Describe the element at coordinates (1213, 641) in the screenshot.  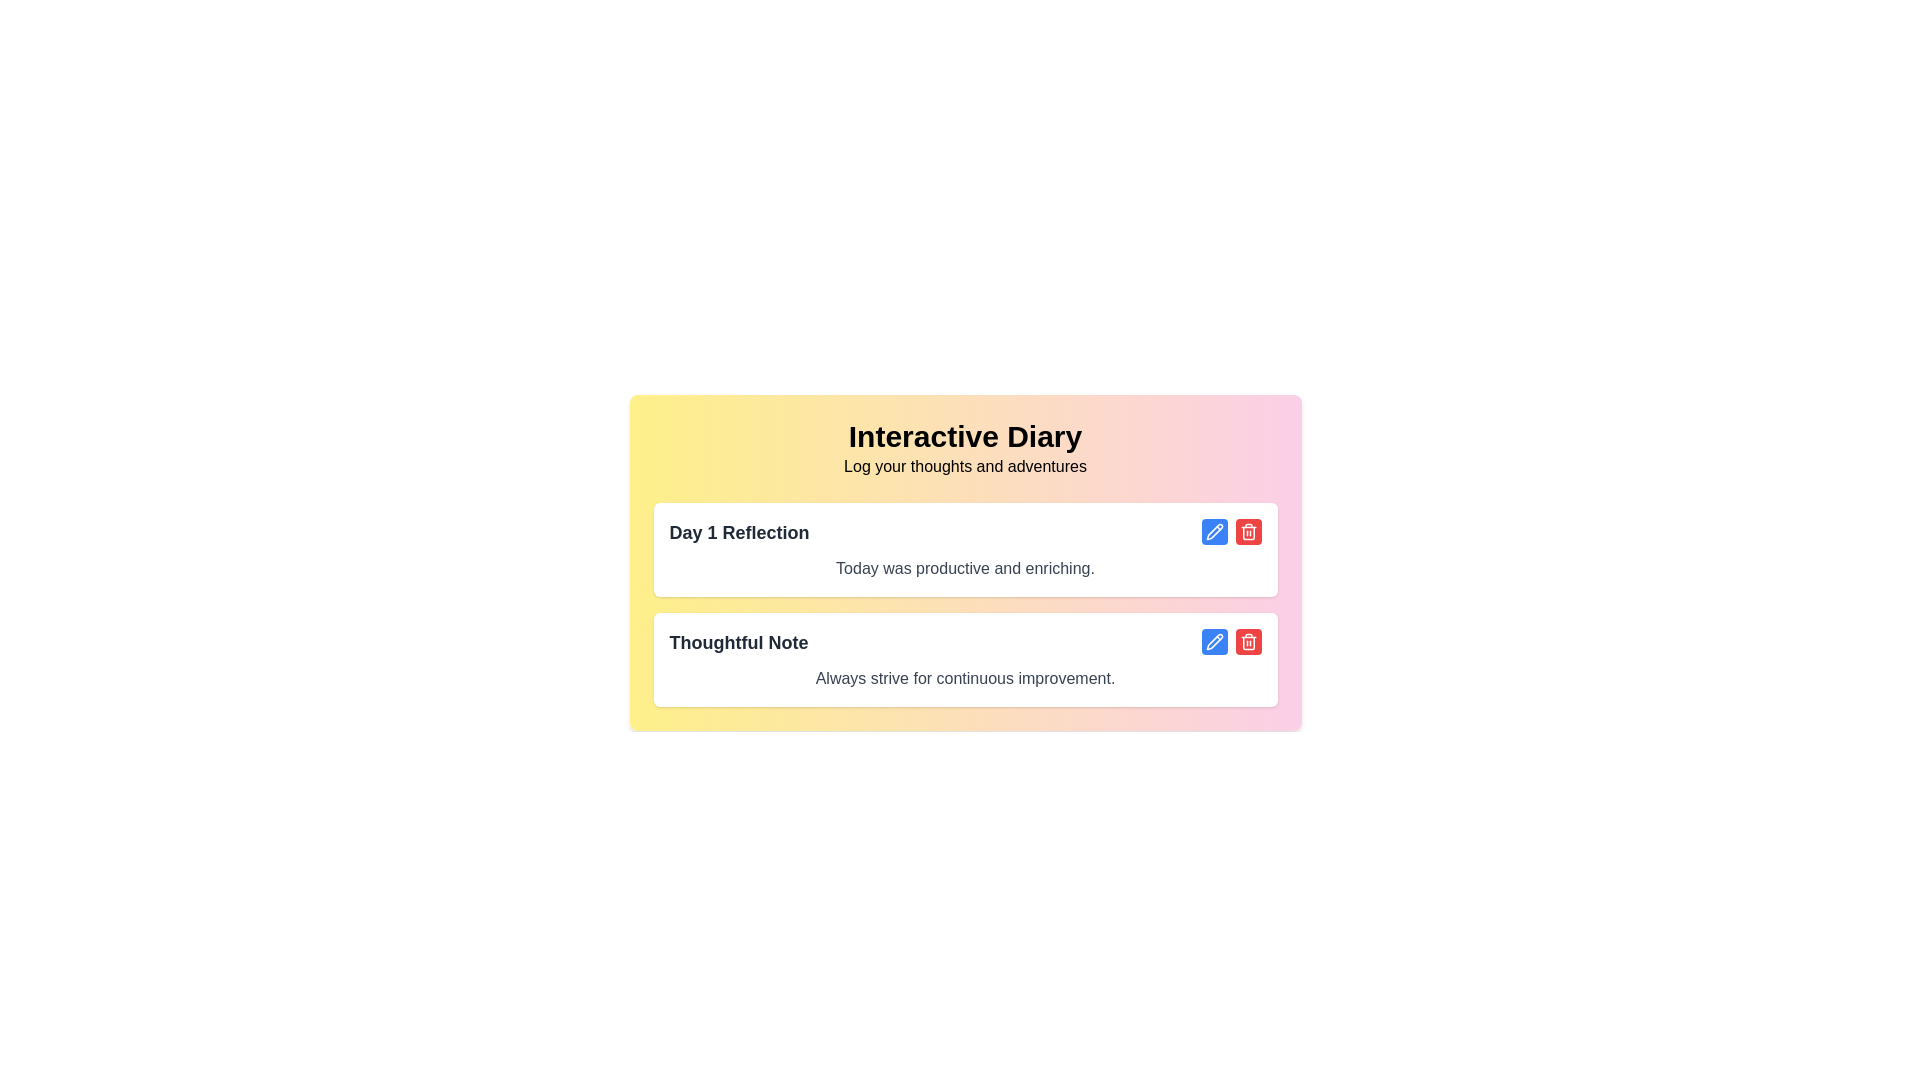
I see `the 'Edit' button located on the right side of the second list item, which is associated with the 'Thoughtful Note' text box, to initiate edit mode for the associated text` at that location.